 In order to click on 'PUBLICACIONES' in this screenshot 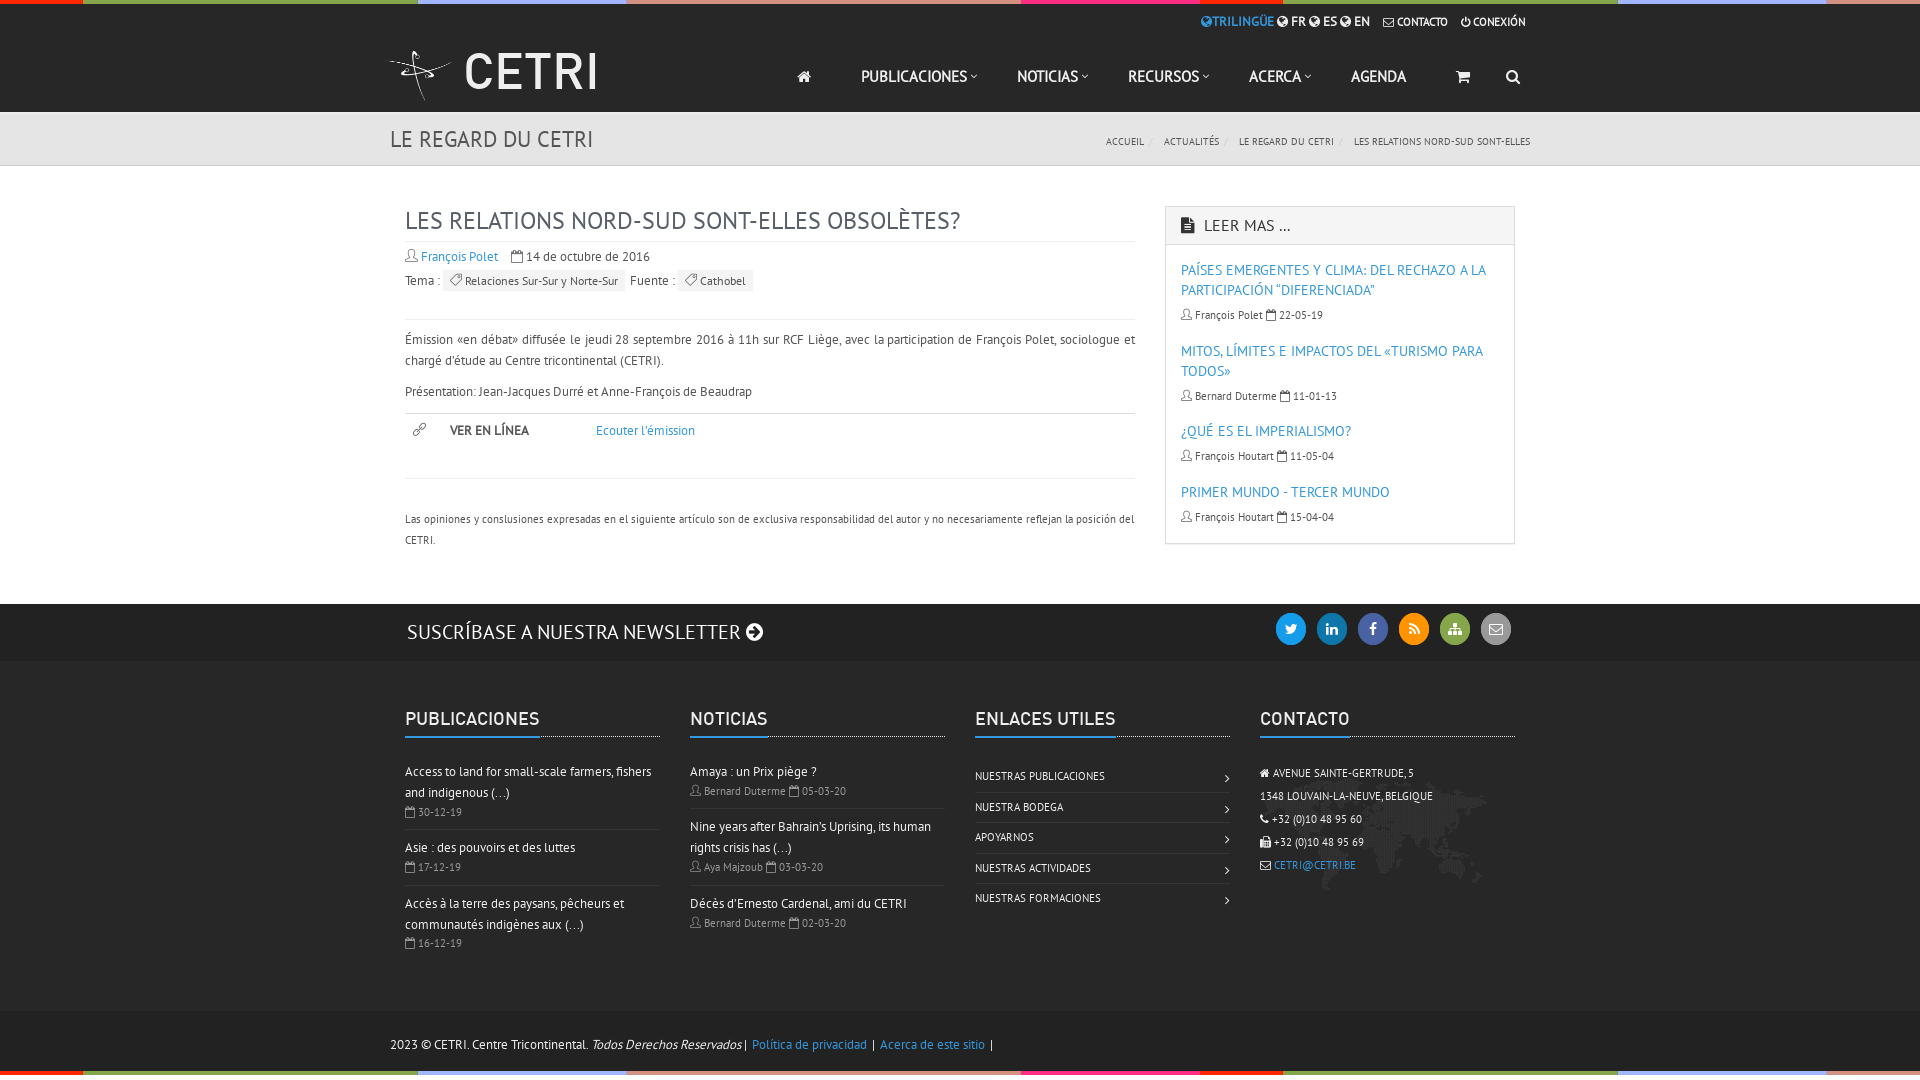, I will do `click(912, 84)`.